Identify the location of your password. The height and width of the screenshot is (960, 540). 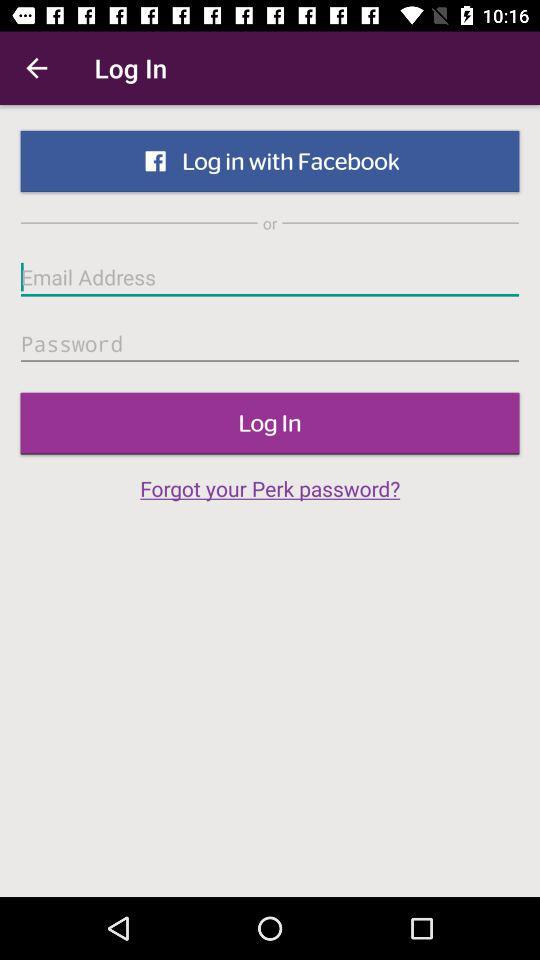
(270, 344).